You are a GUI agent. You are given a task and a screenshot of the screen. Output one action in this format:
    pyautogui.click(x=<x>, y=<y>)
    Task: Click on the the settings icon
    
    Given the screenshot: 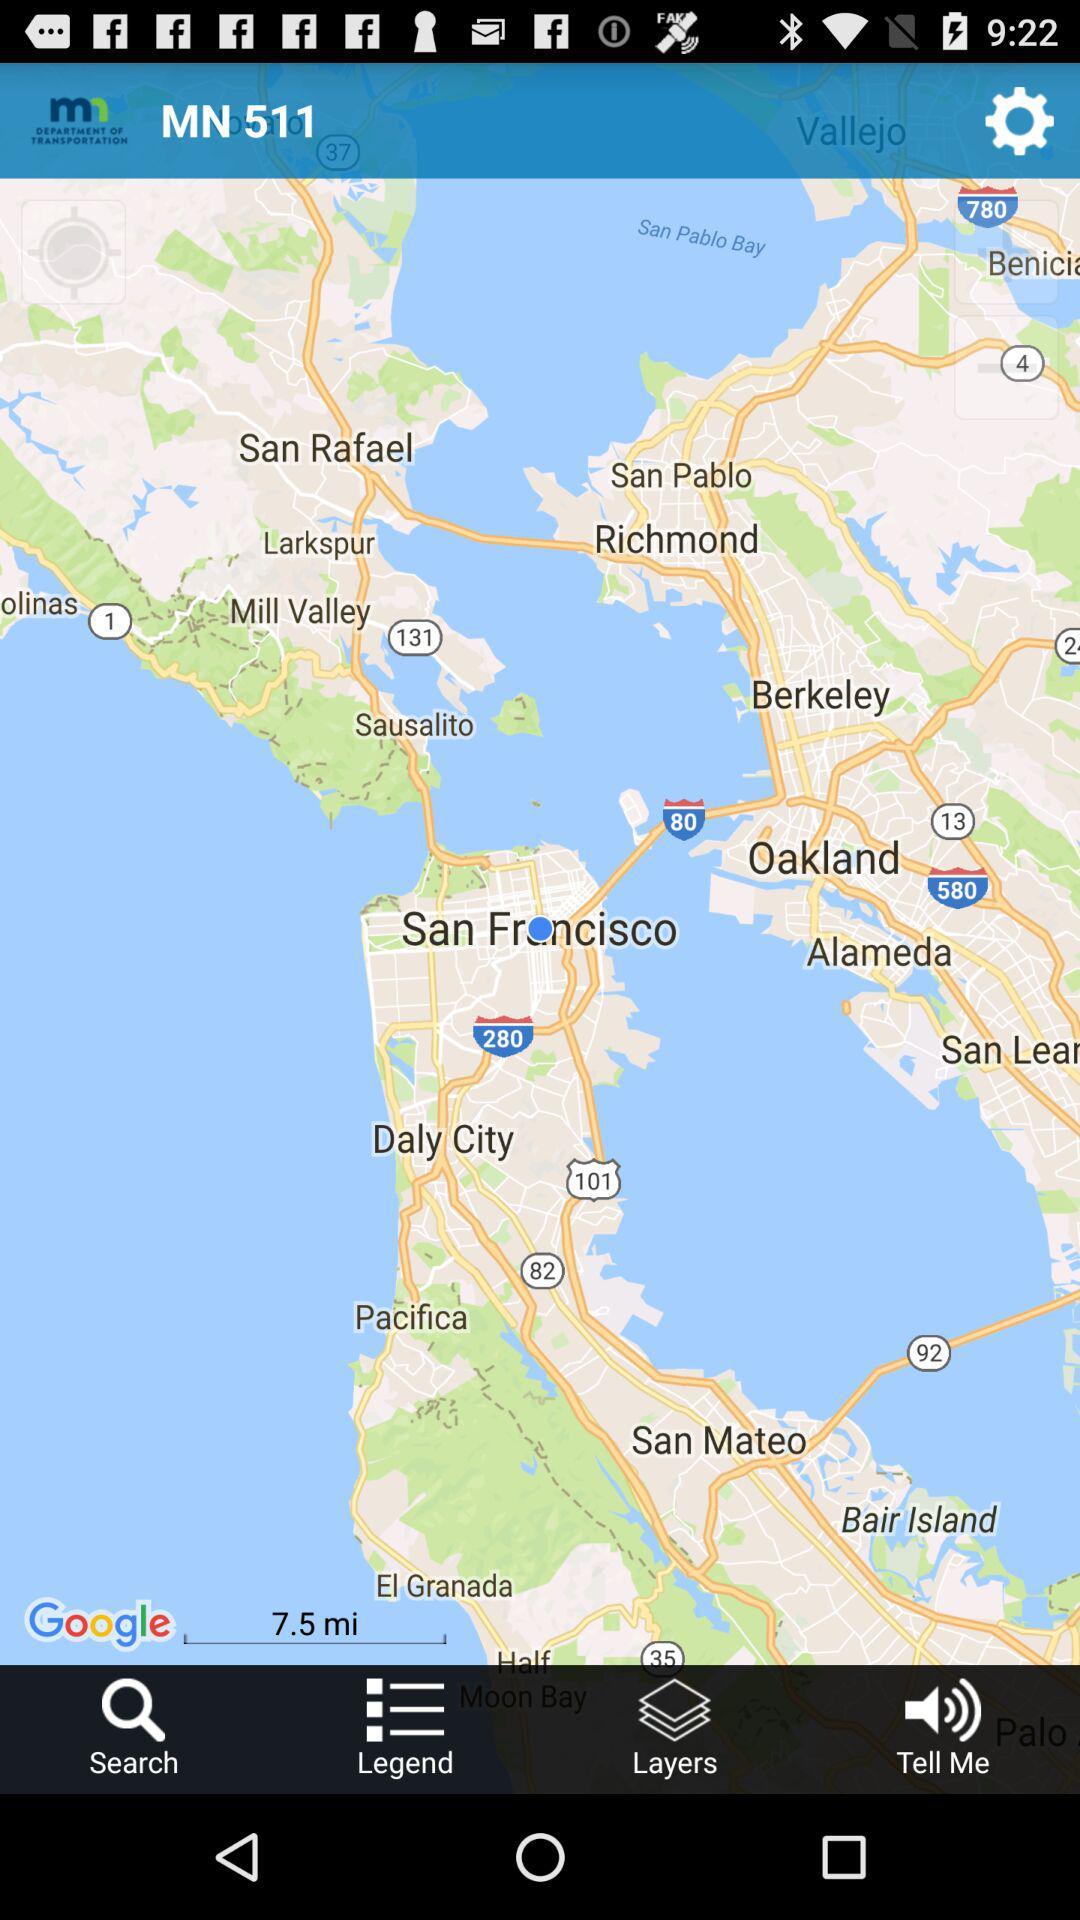 What is the action you would take?
    pyautogui.click(x=1019, y=128)
    